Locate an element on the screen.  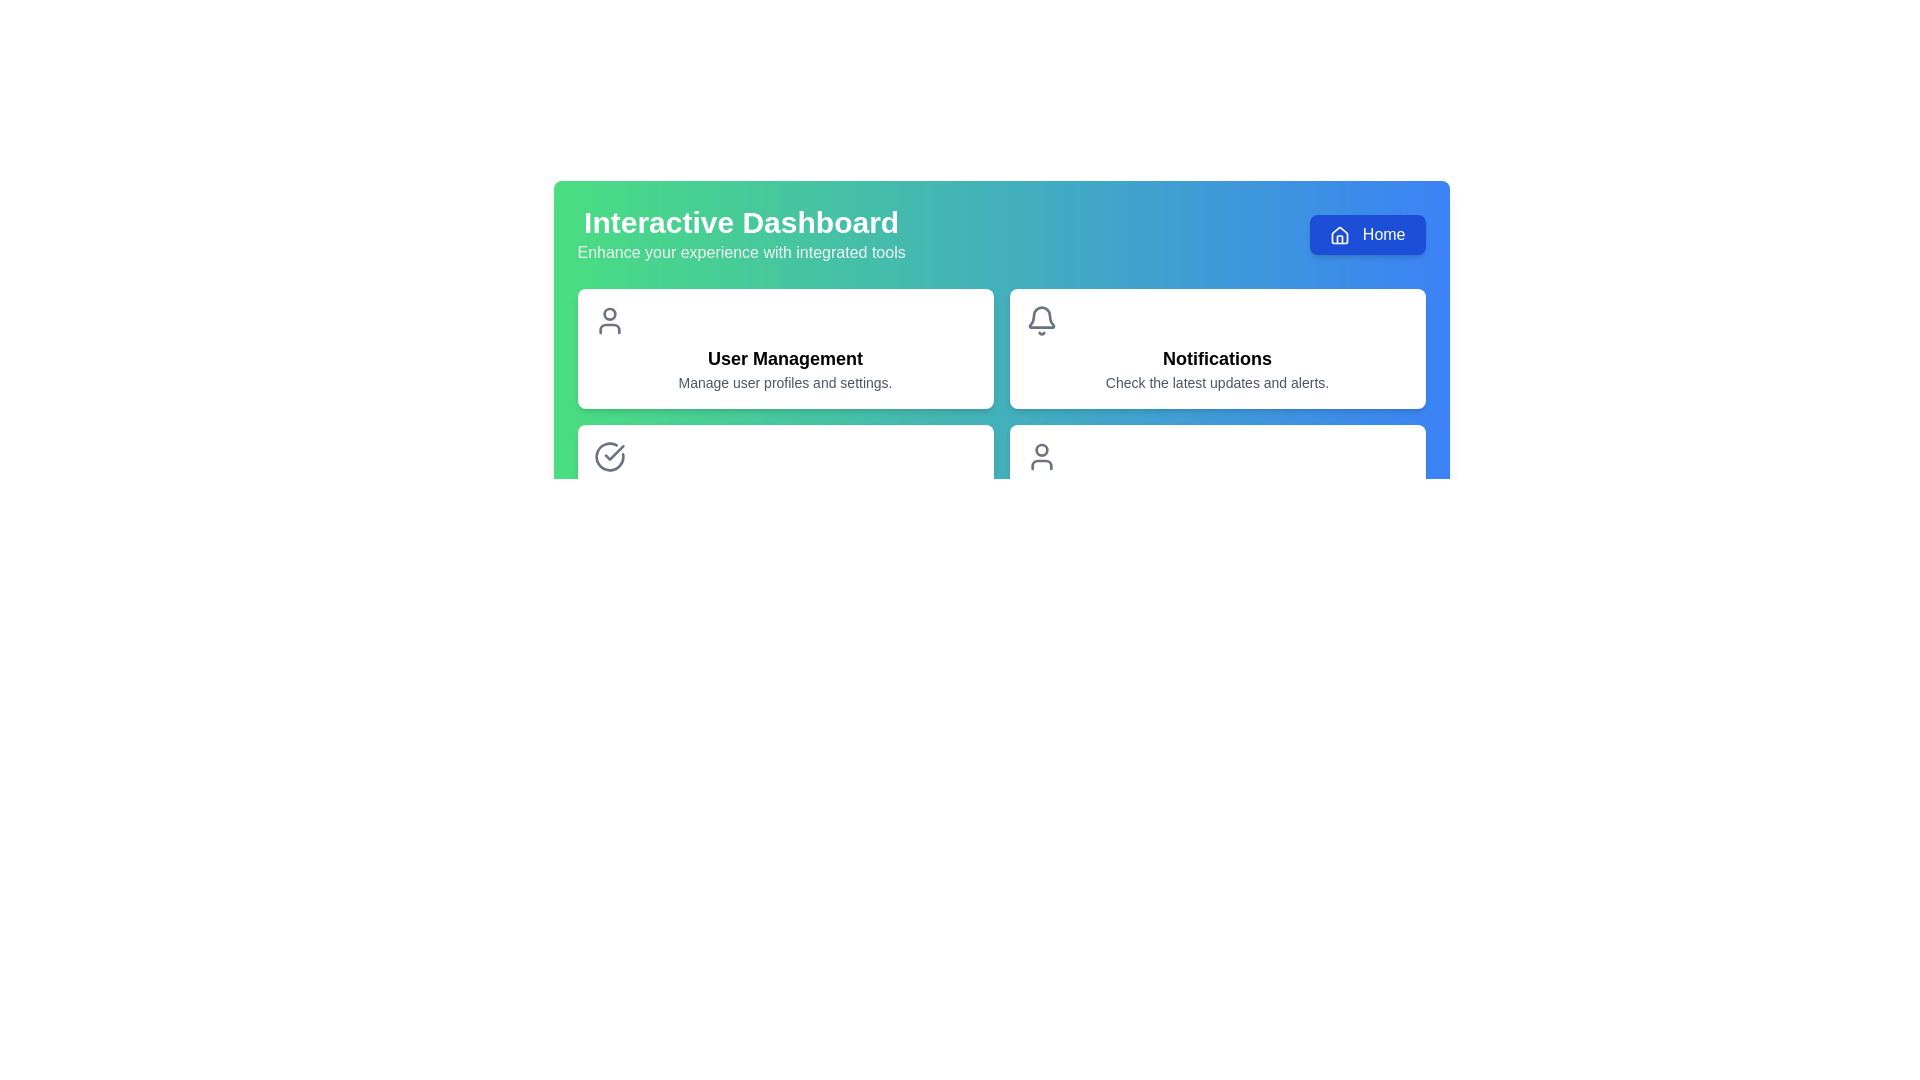
the title text element labeled 'Interactive Dashboard', which is located at the top-left section of the interface is located at coordinates (740, 223).